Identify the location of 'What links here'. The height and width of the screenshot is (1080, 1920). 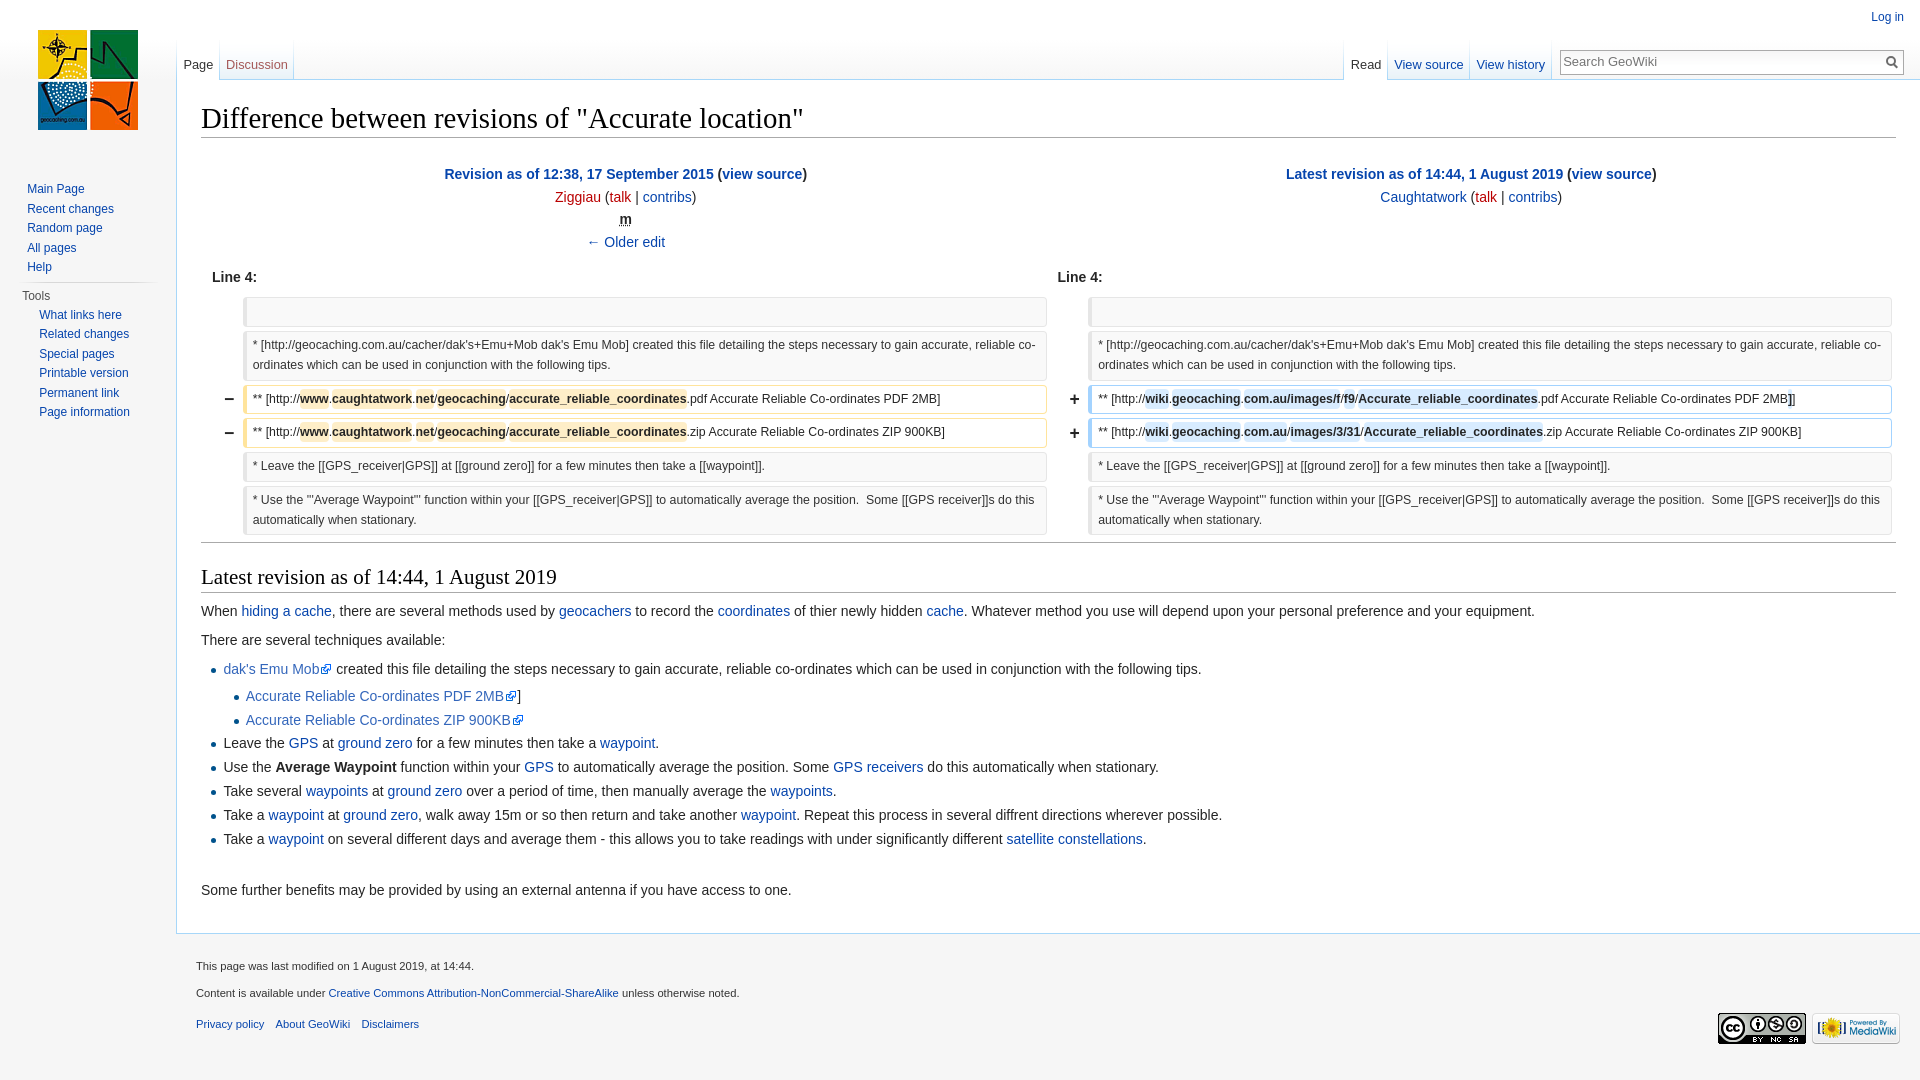
(80, 315).